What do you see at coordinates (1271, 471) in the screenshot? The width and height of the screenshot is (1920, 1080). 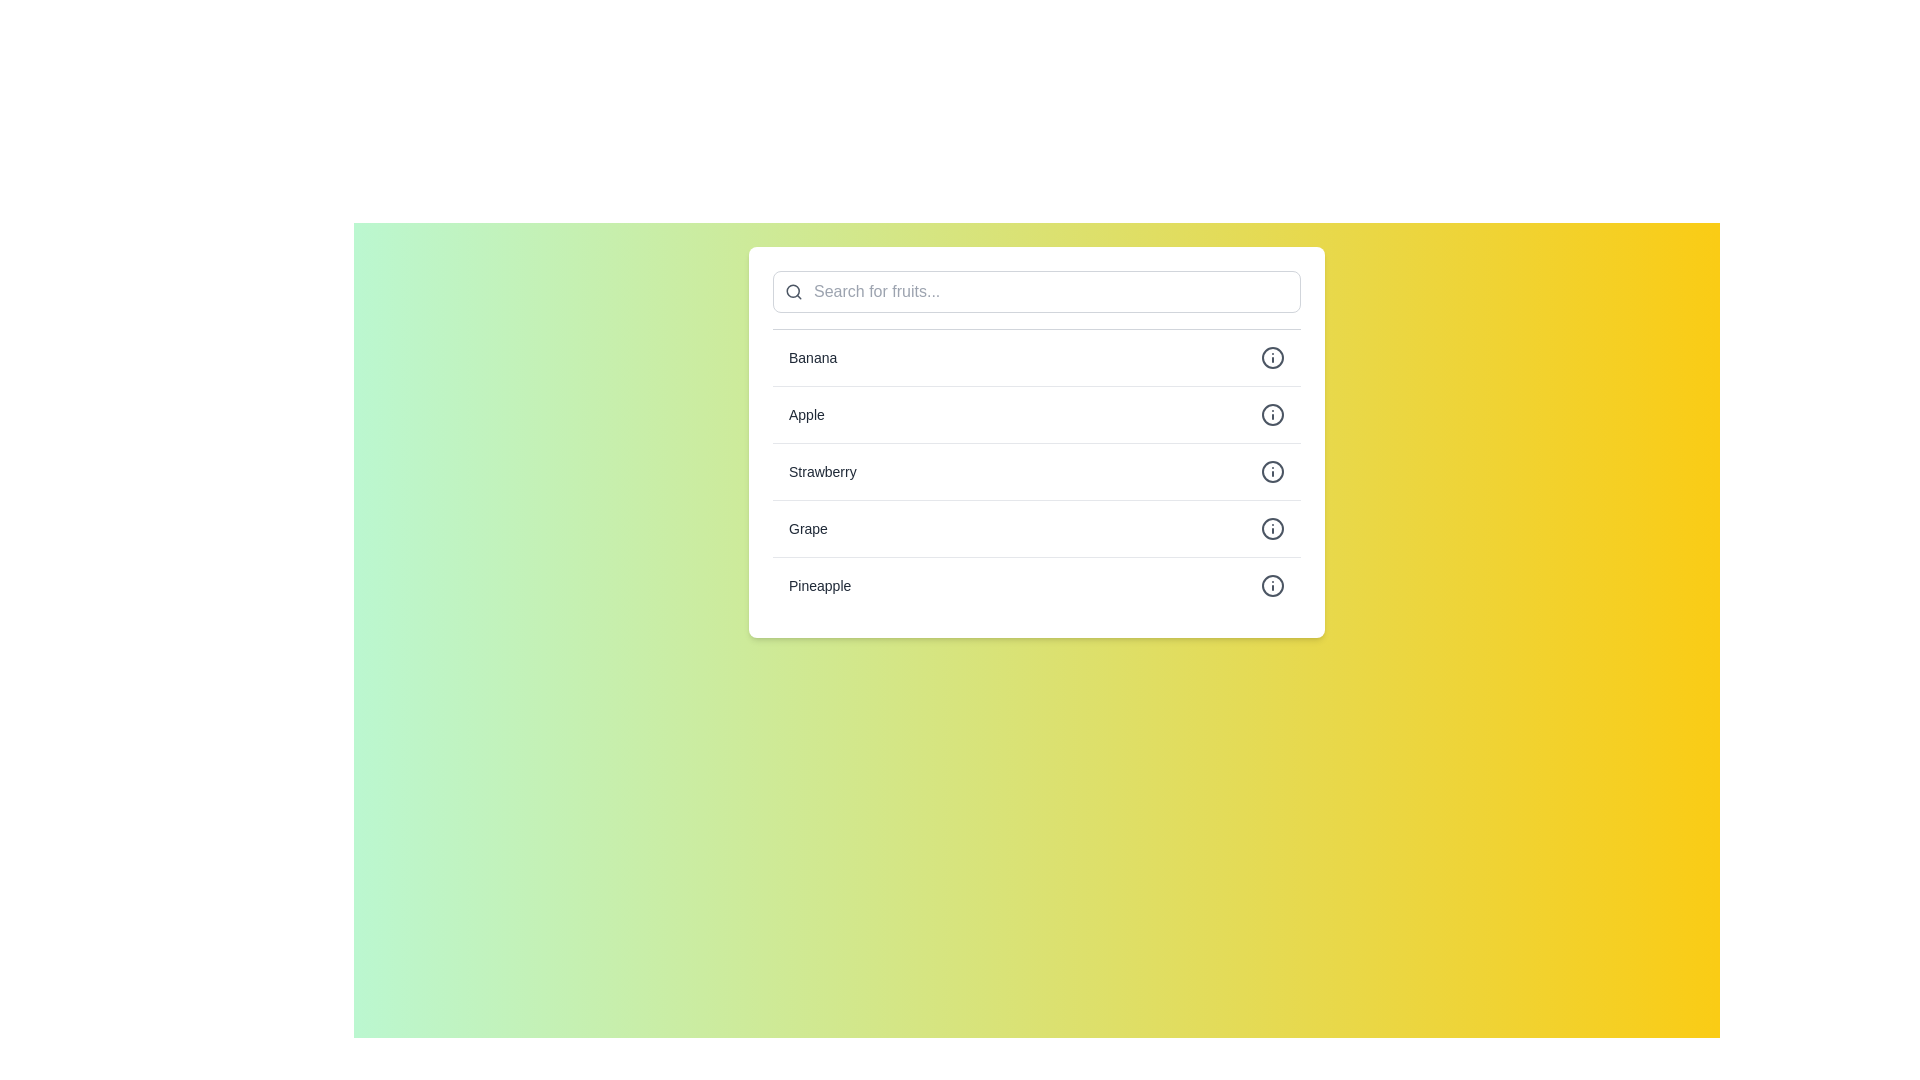 I see `the circular graphical element associated with the list item labeled 'Strawberry', which is located on the right side of its row` at bounding box center [1271, 471].